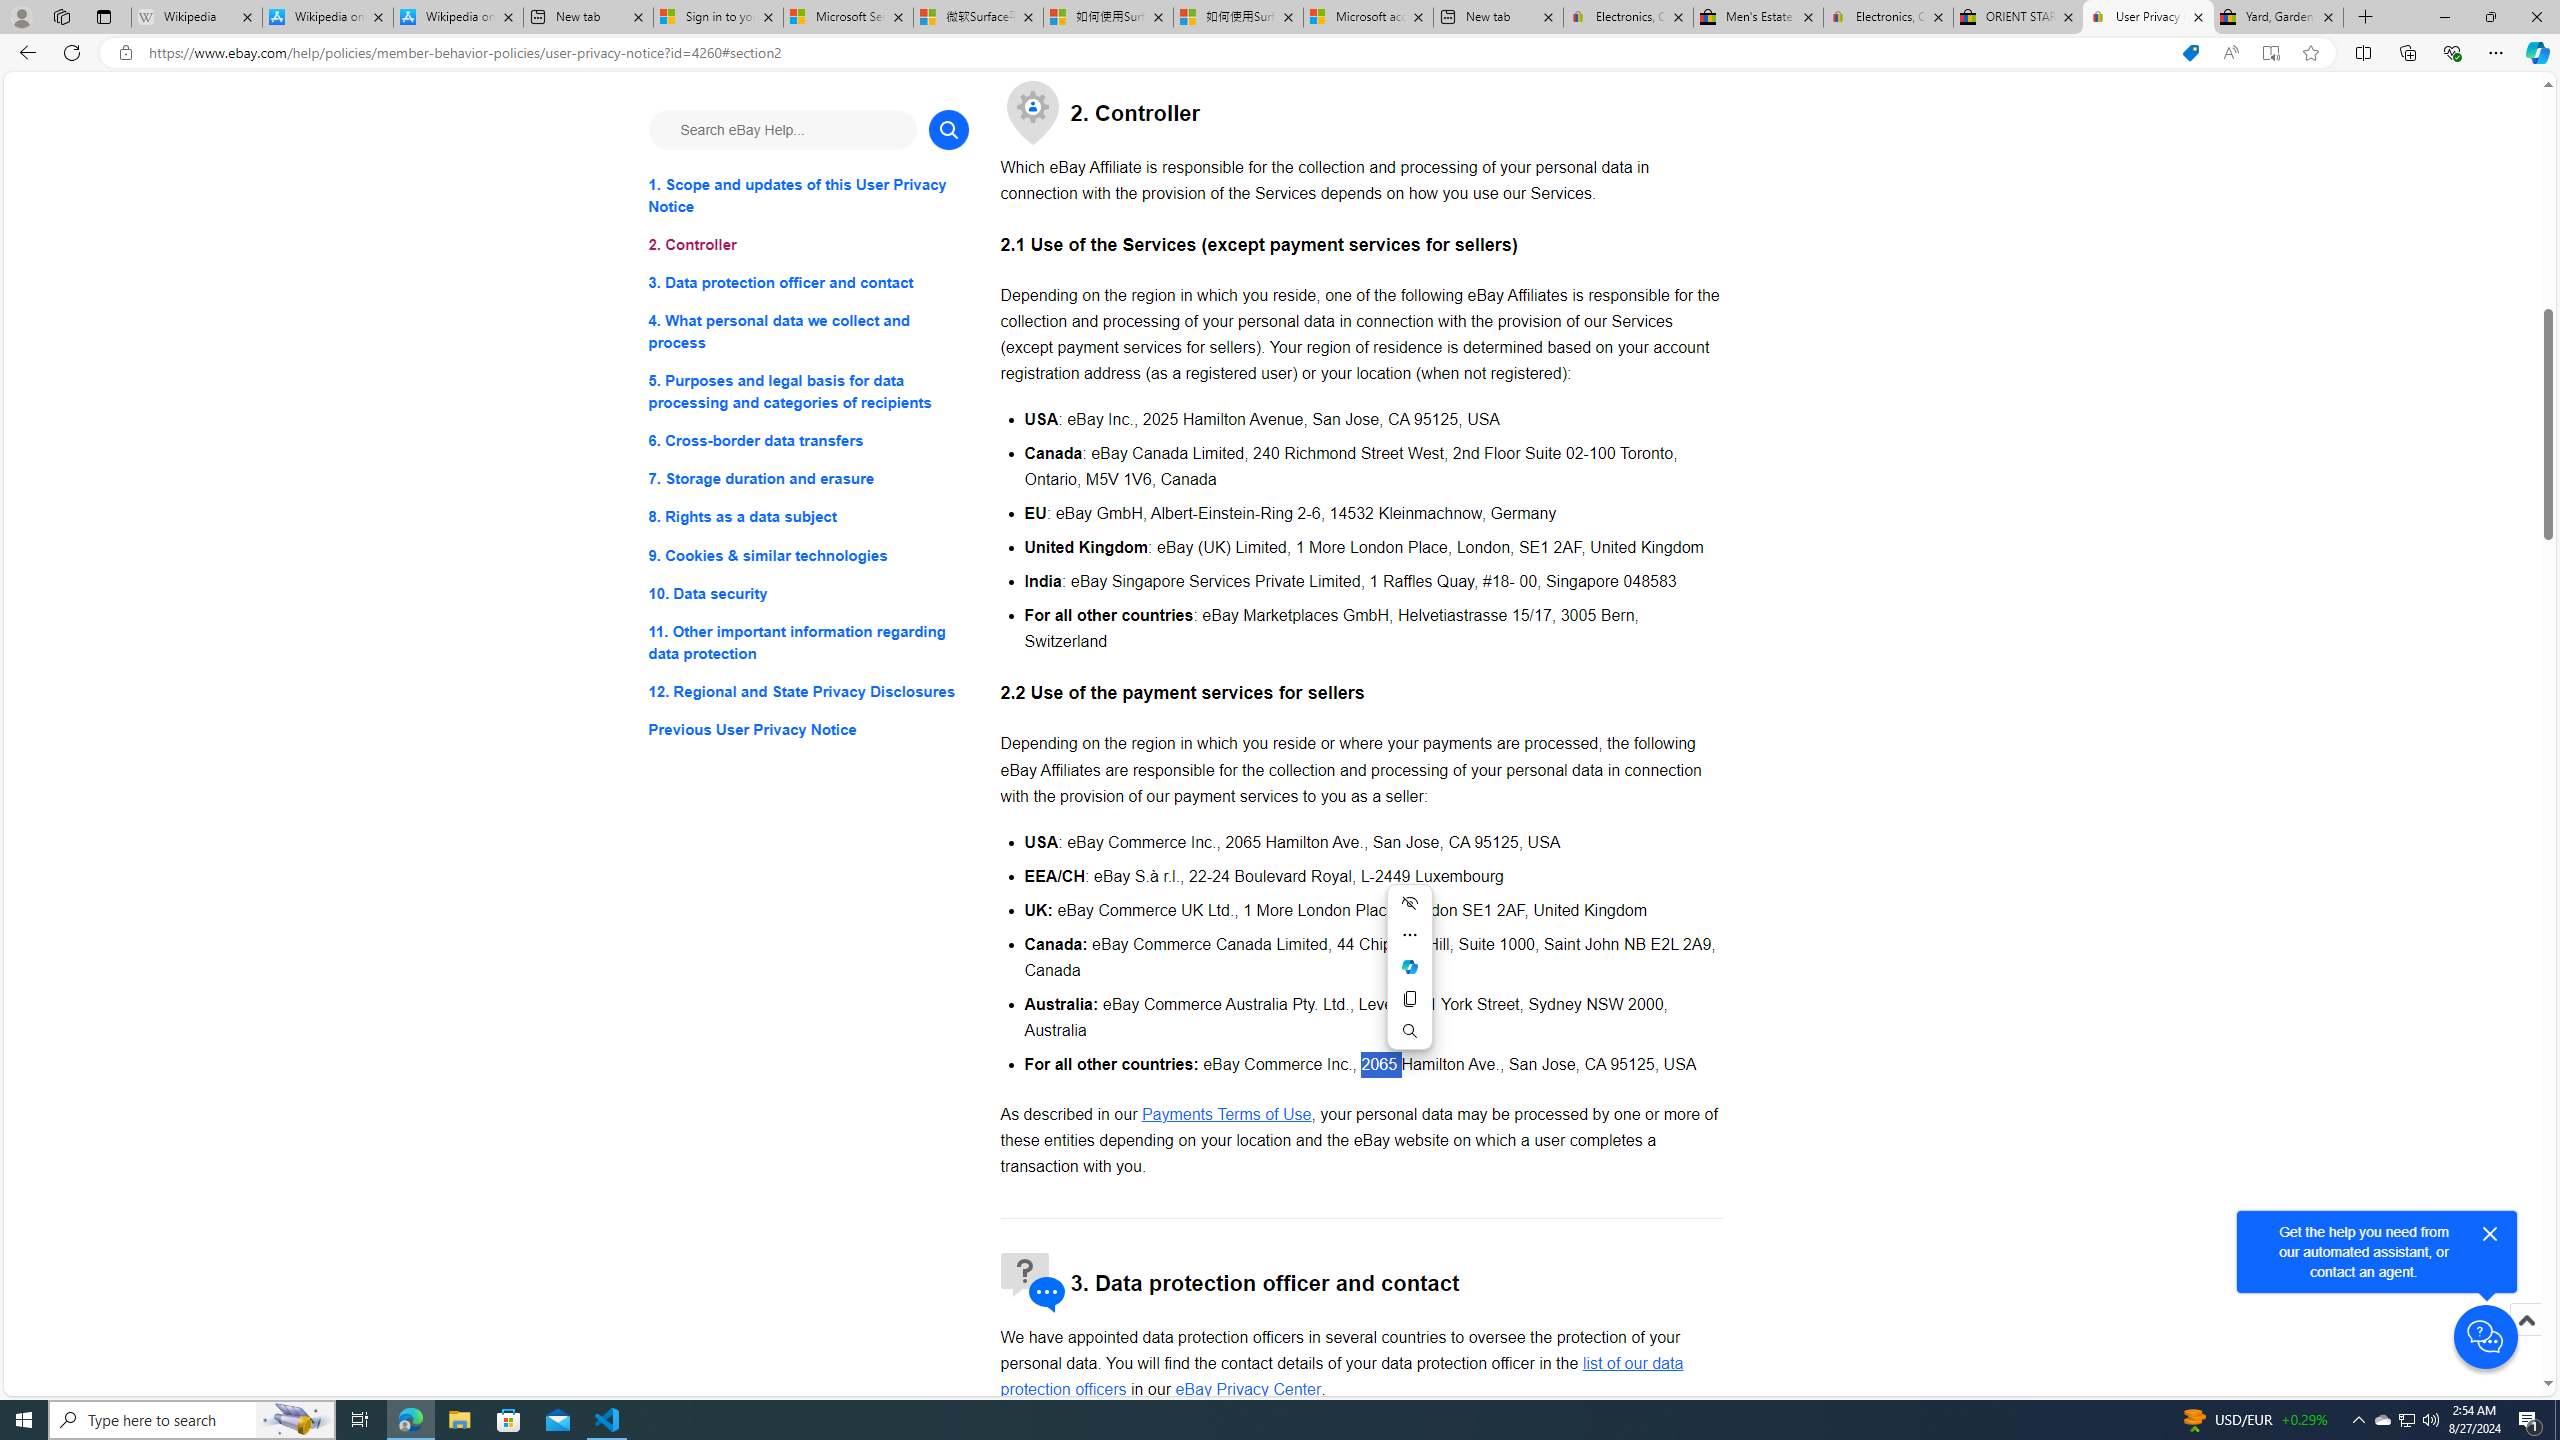  What do you see at coordinates (807, 195) in the screenshot?
I see `'1. Scope and updates of this User Privacy Notice'` at bounding box center [807, 195].